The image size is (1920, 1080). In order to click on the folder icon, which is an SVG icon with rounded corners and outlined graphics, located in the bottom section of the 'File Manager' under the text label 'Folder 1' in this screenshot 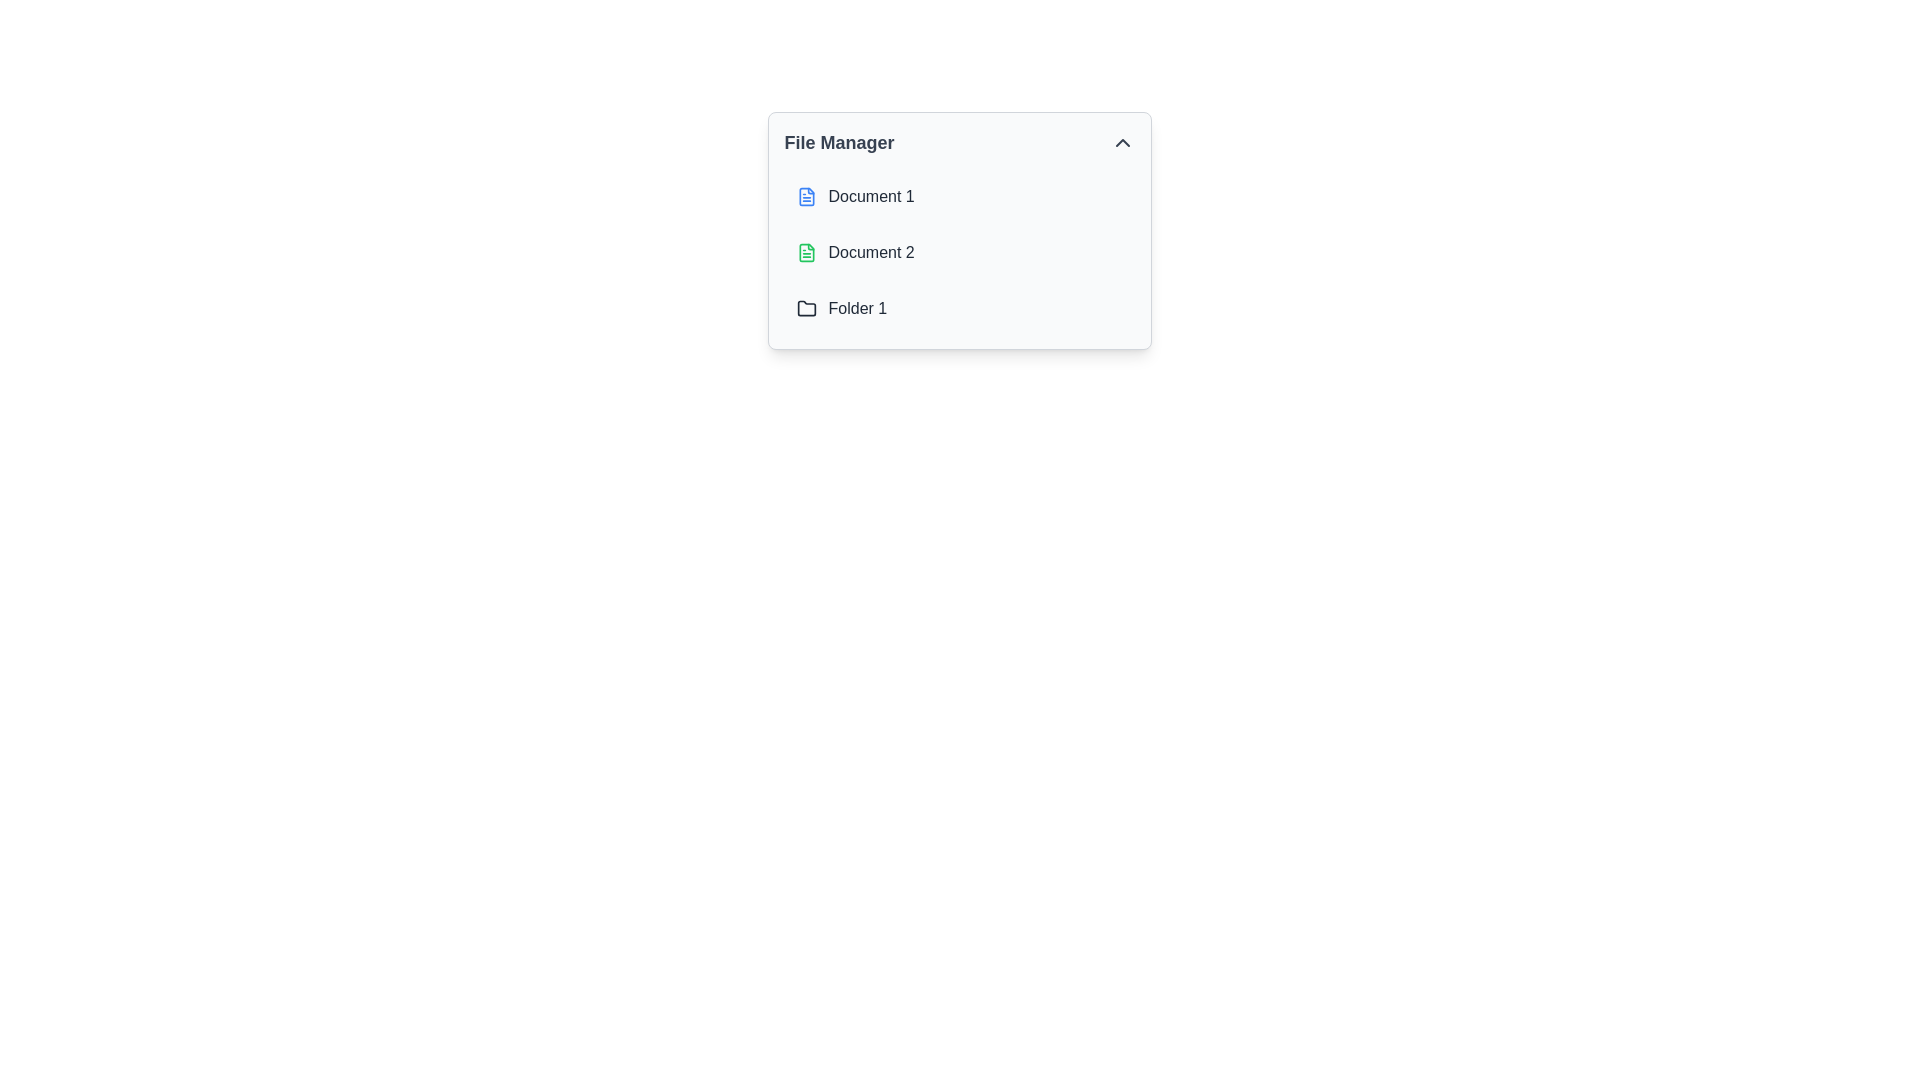, I will do `click(806, 308)`.